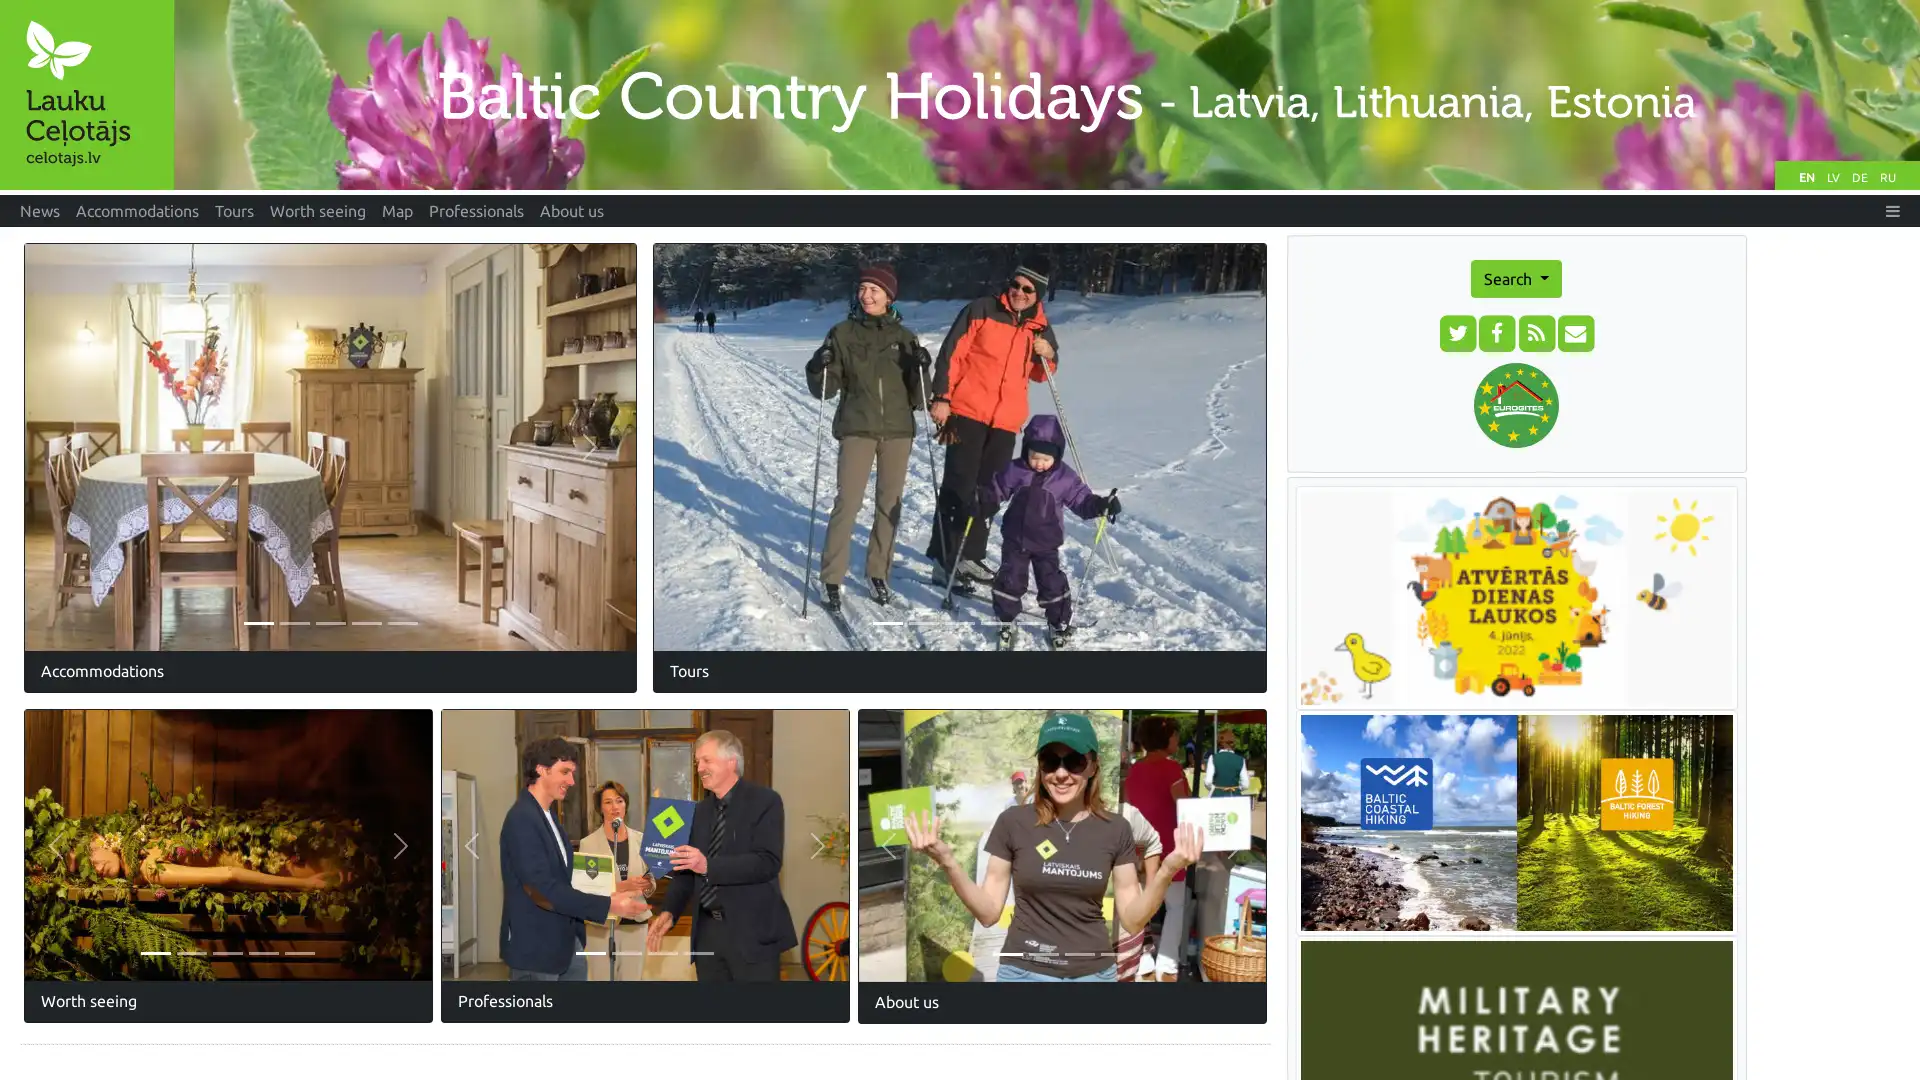  What do you see at coordinates (887, 845) in the screenshot?
I see `Previous` at bounding box center [887, 845].